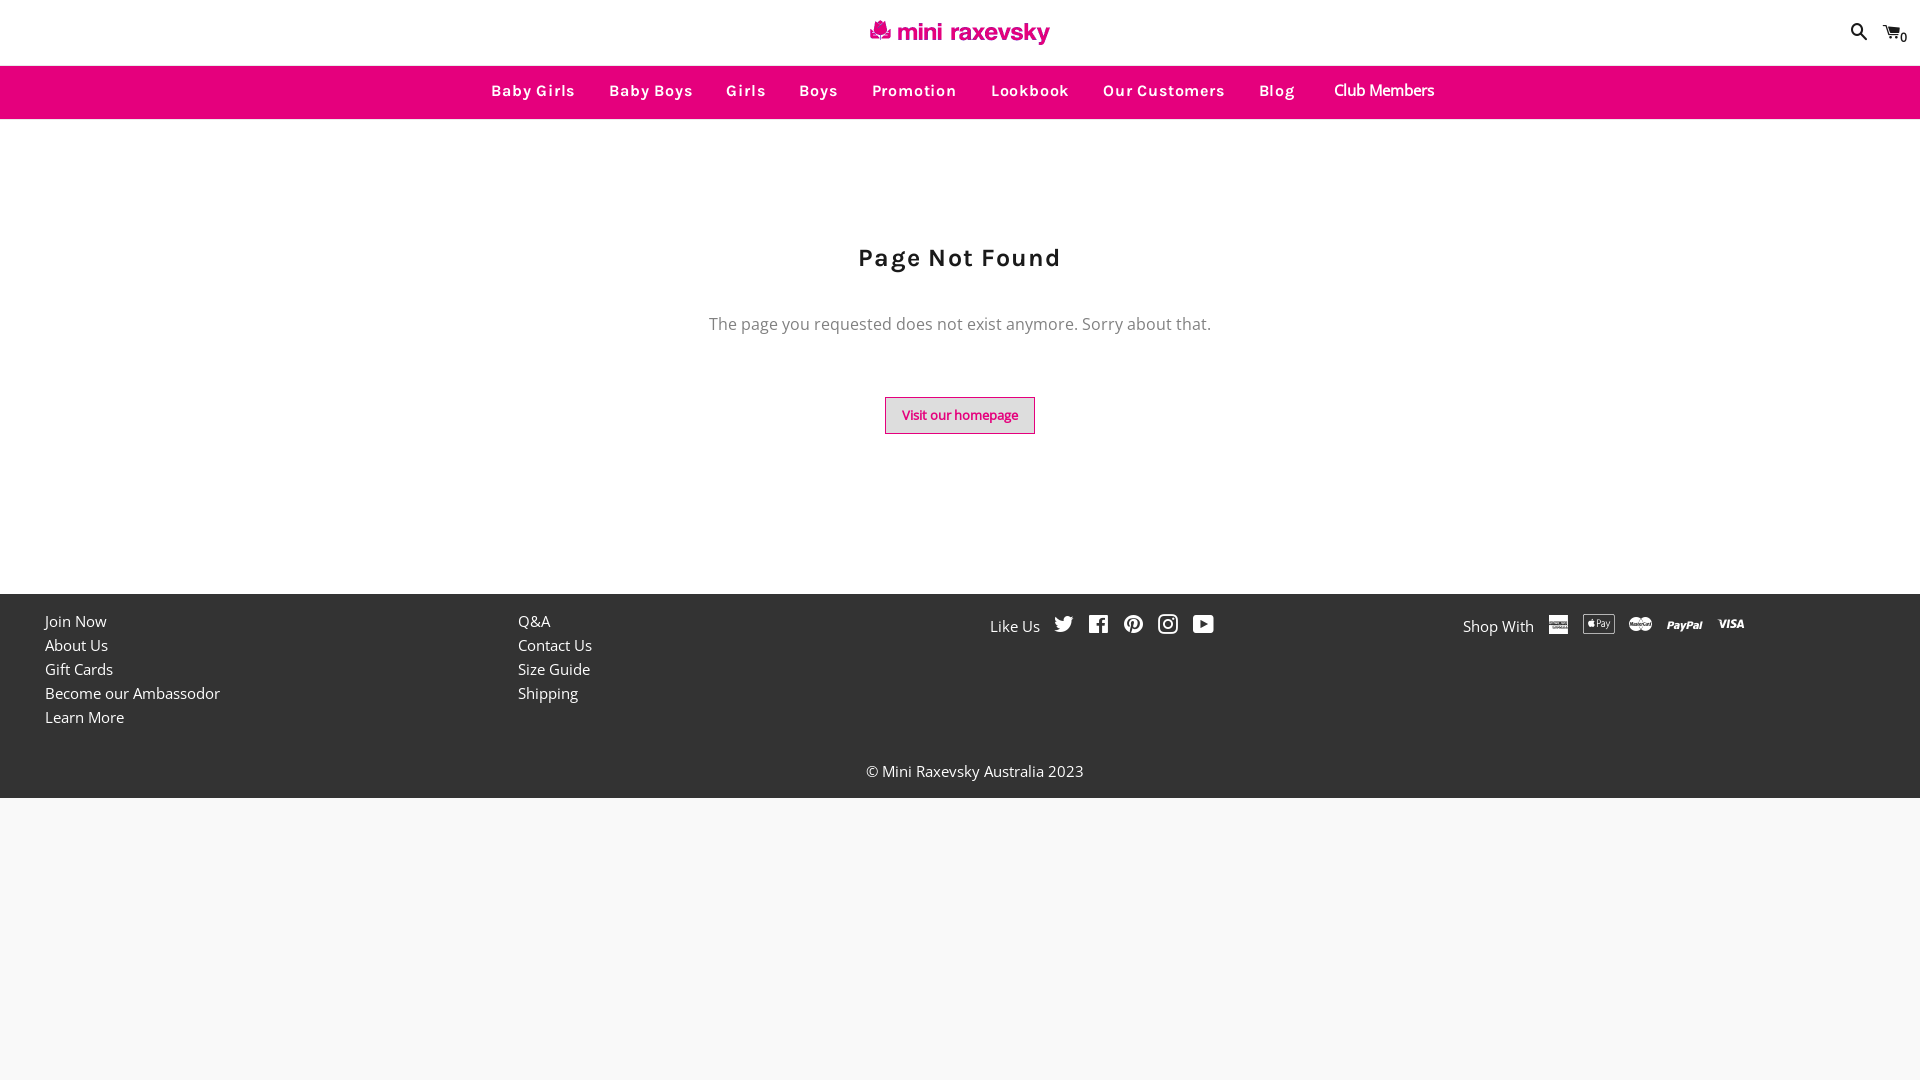  Describe the element at coordinates (1163, 91) in the screenshot. I see `'Our Customers'` at that location.